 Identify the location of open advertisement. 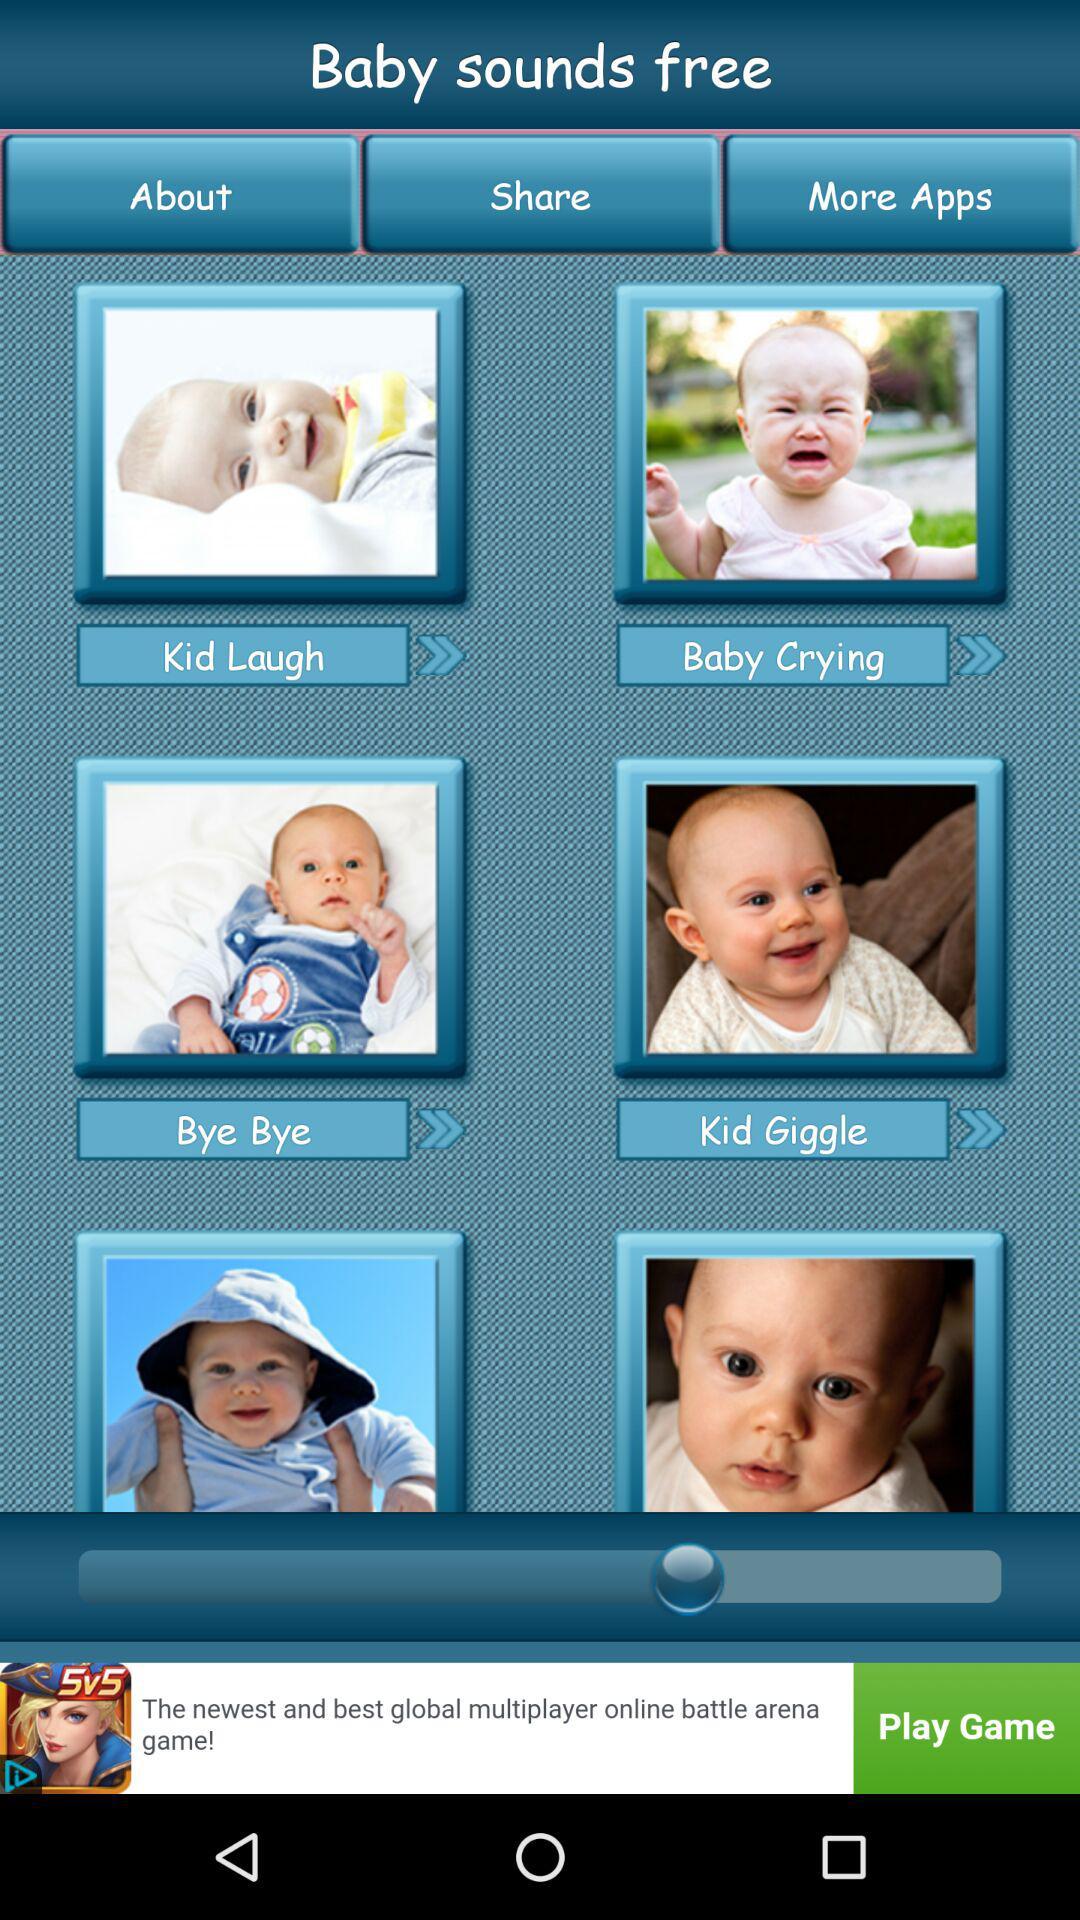
(540, 1727).